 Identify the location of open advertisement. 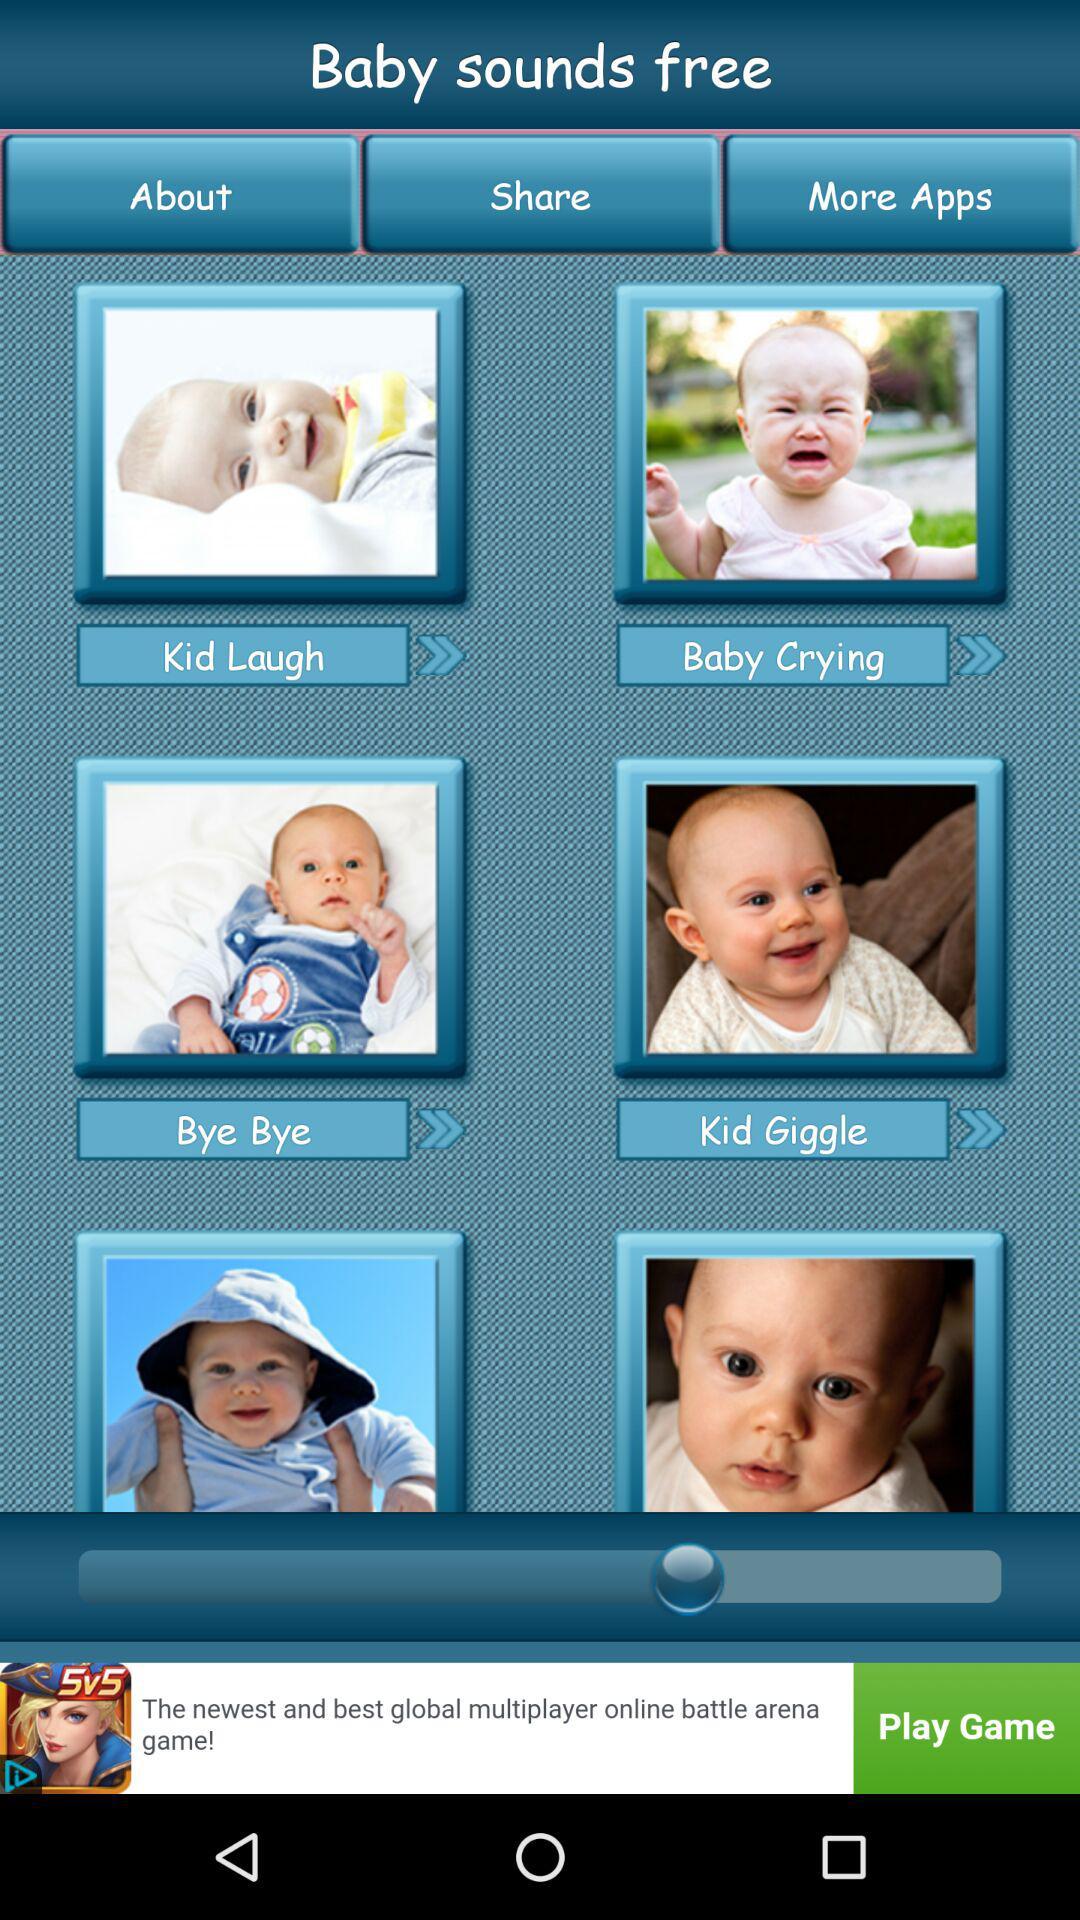
(540, 1727).